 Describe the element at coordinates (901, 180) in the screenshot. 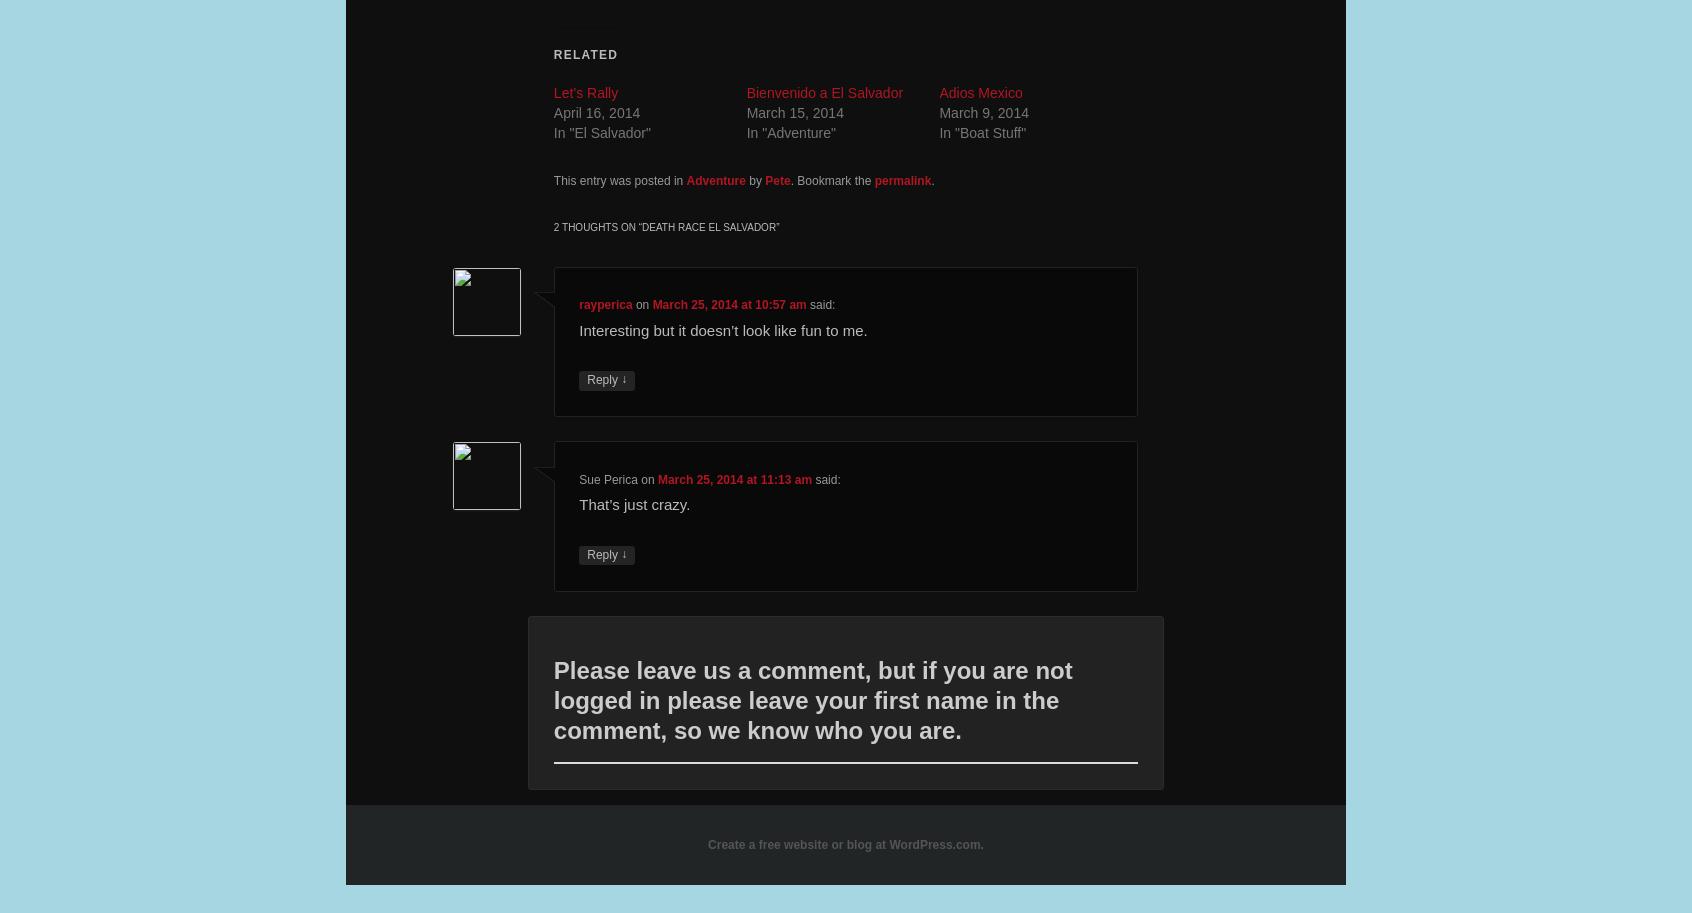

I see `'permalink'` at that location.